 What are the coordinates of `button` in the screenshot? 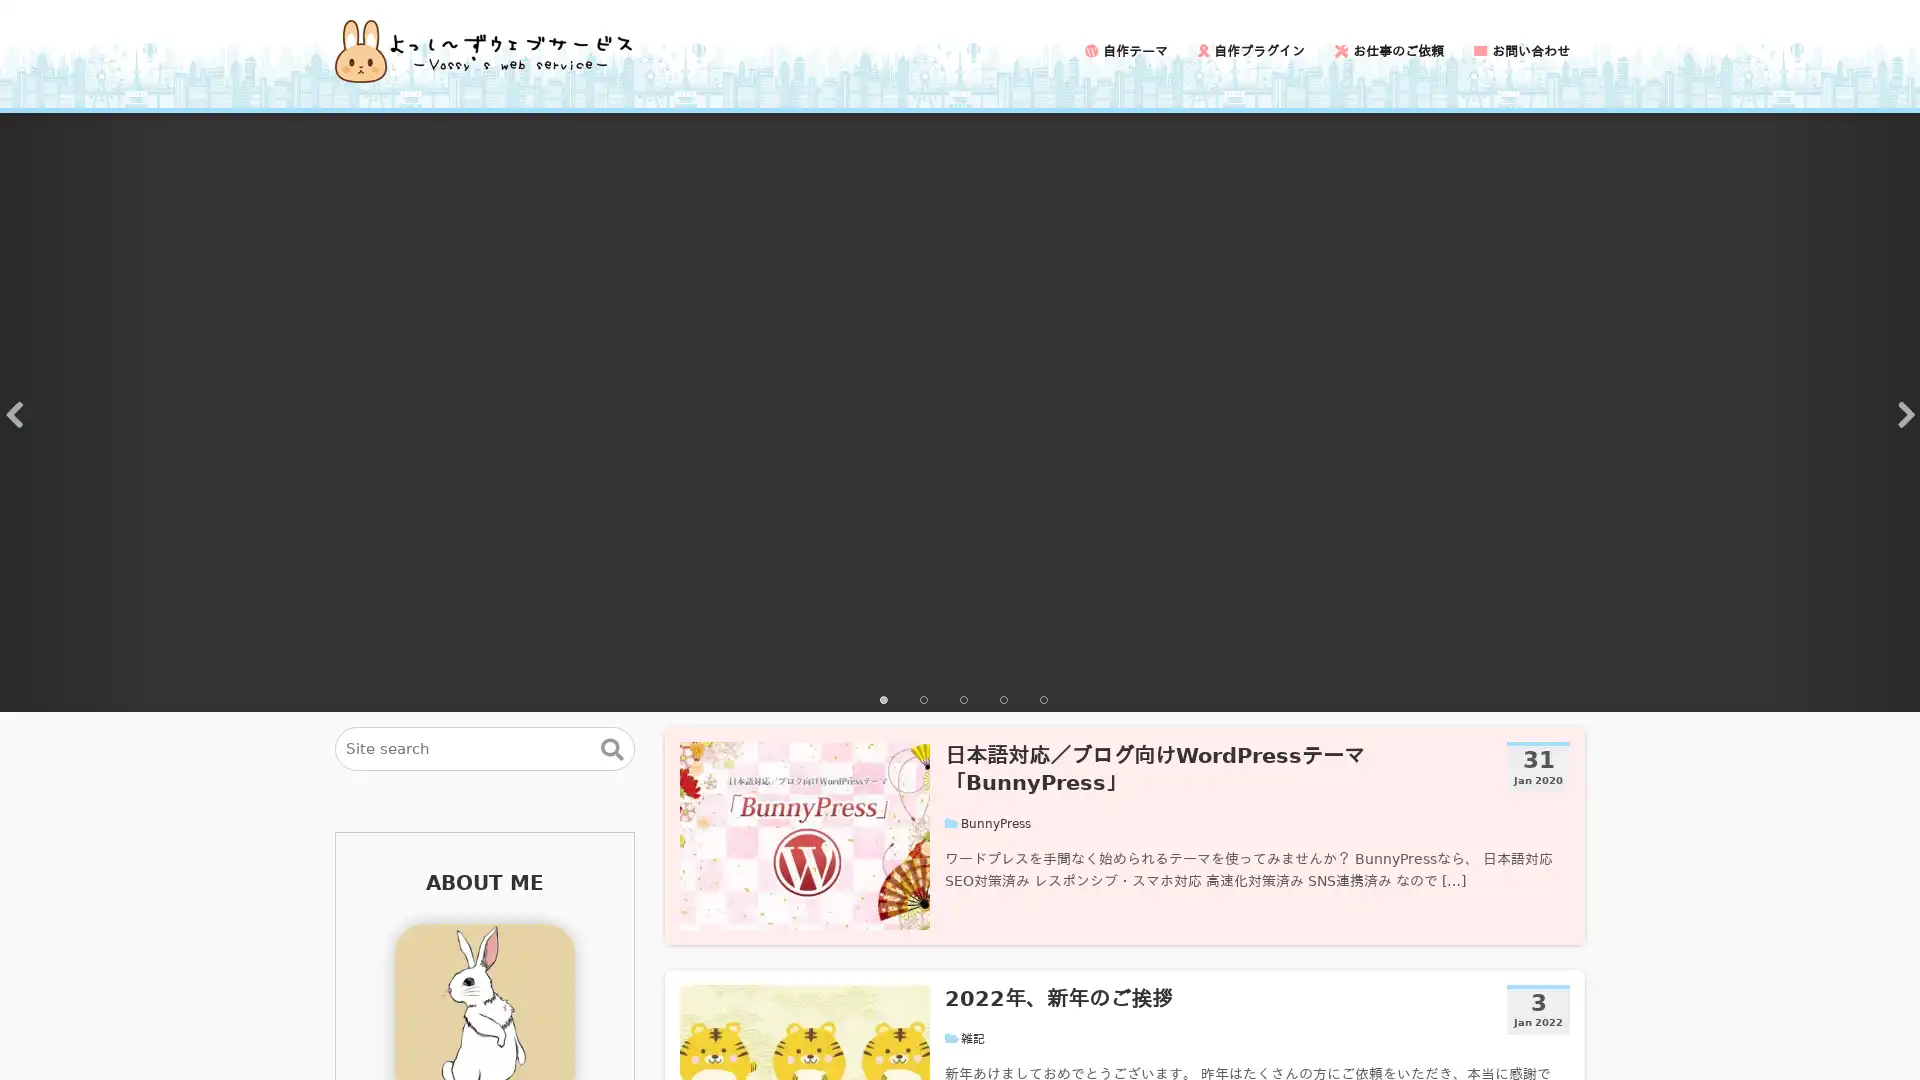 It's located at (611, 748).